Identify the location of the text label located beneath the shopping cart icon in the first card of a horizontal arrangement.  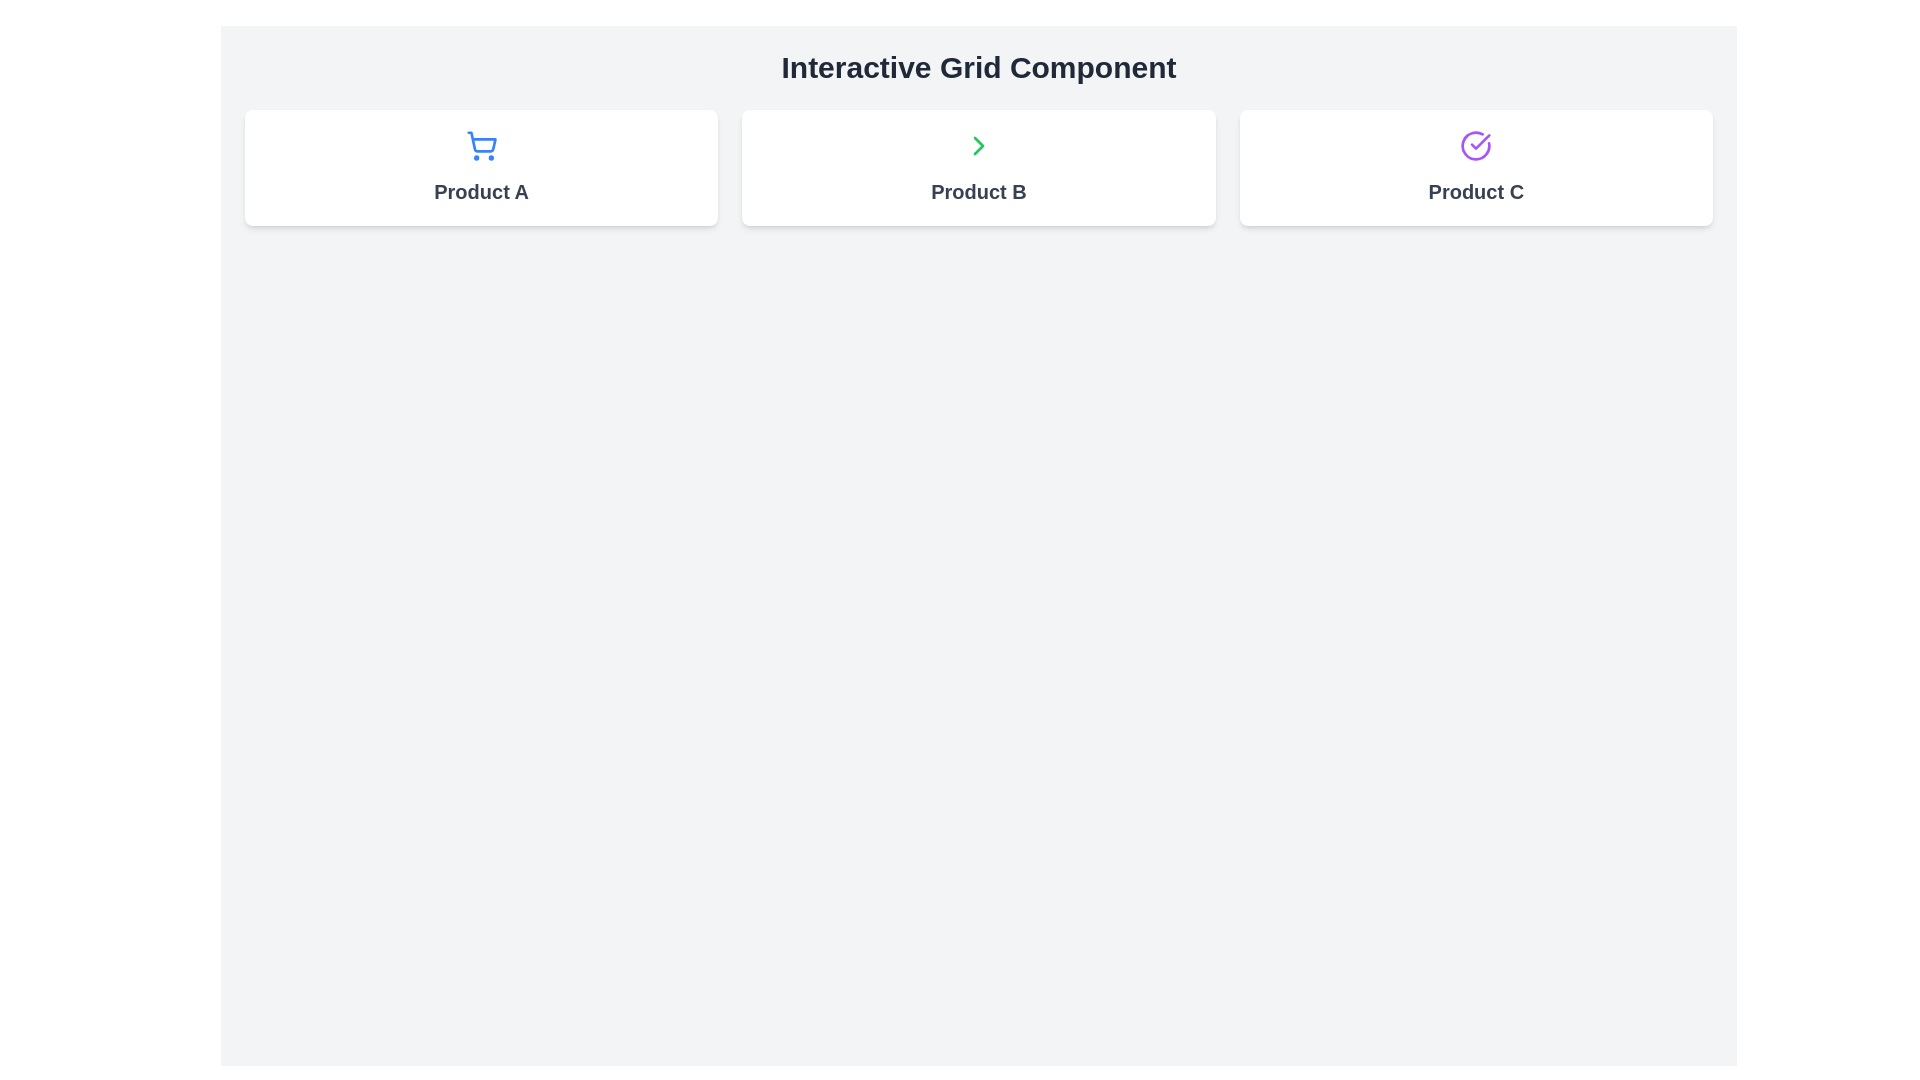
(481, 192).